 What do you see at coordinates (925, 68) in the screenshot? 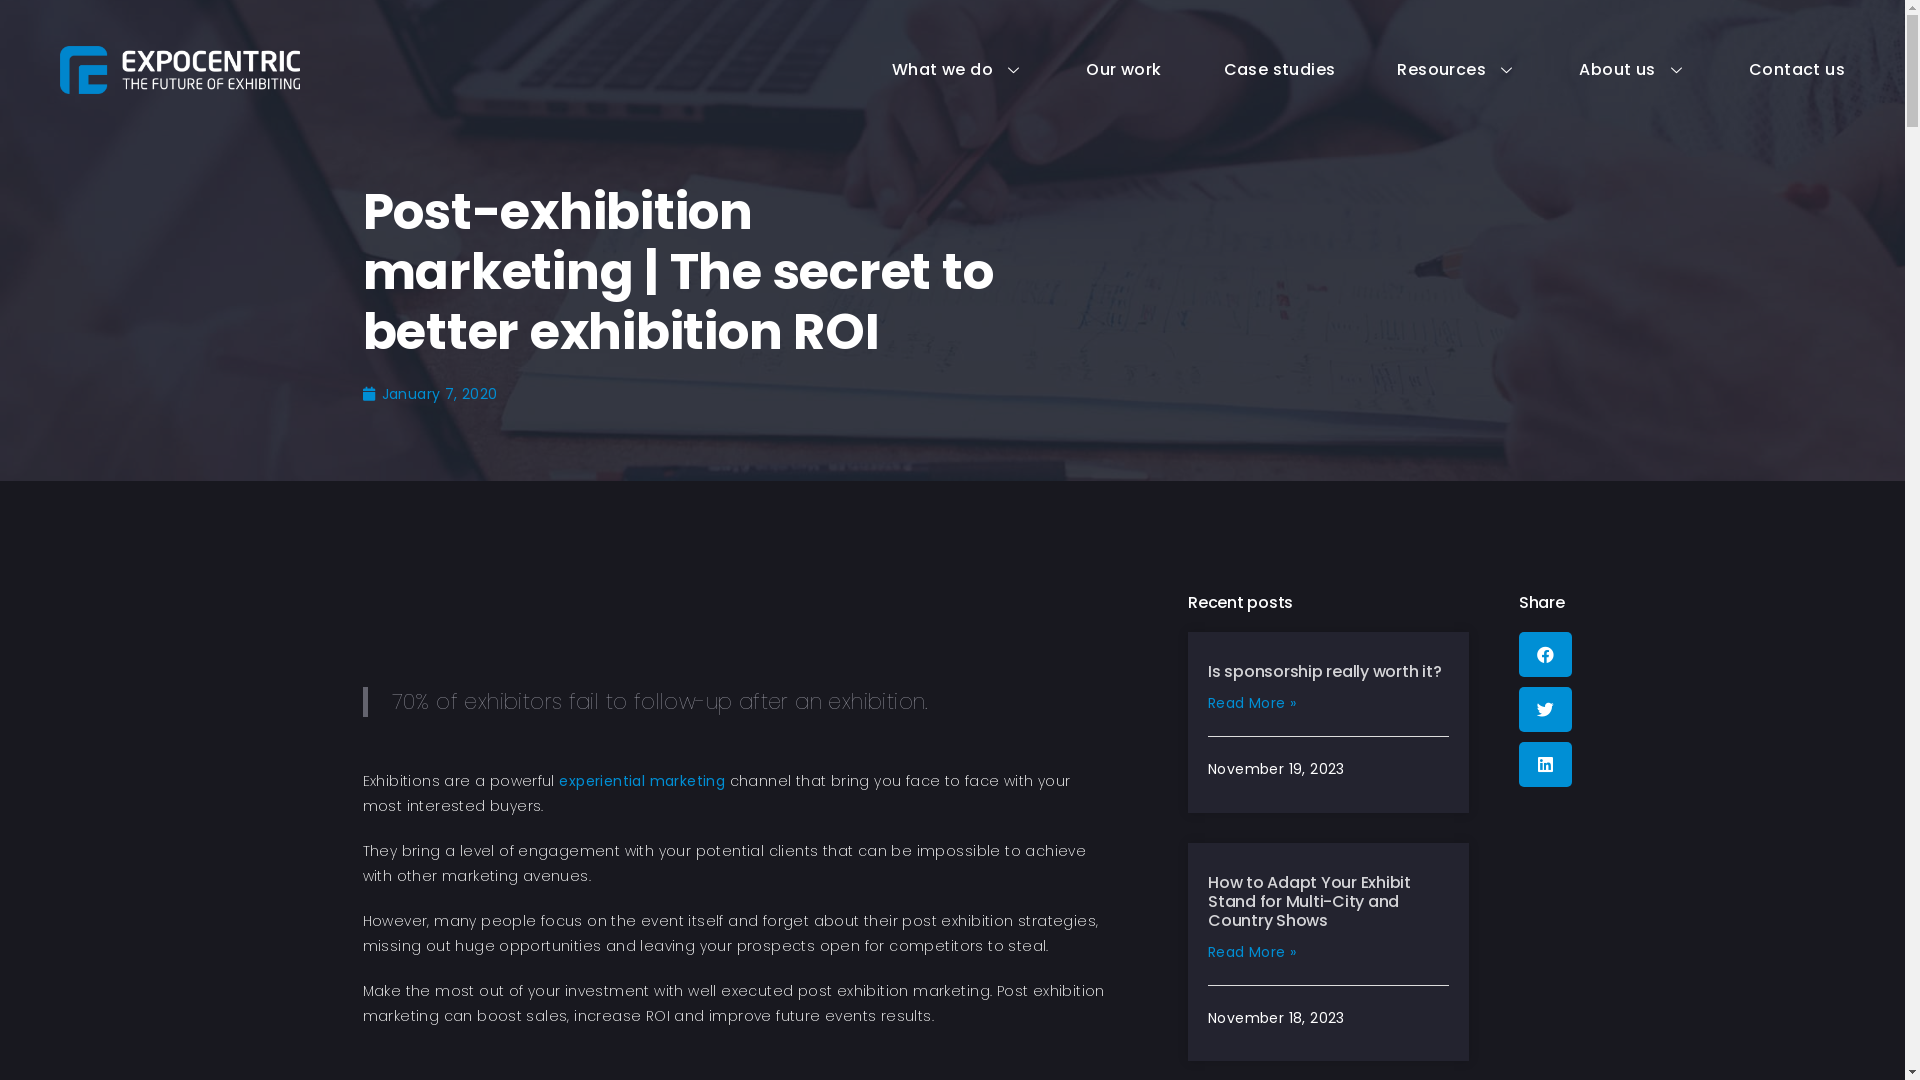
I see `'What we do'` at bounding box center [925, 68].